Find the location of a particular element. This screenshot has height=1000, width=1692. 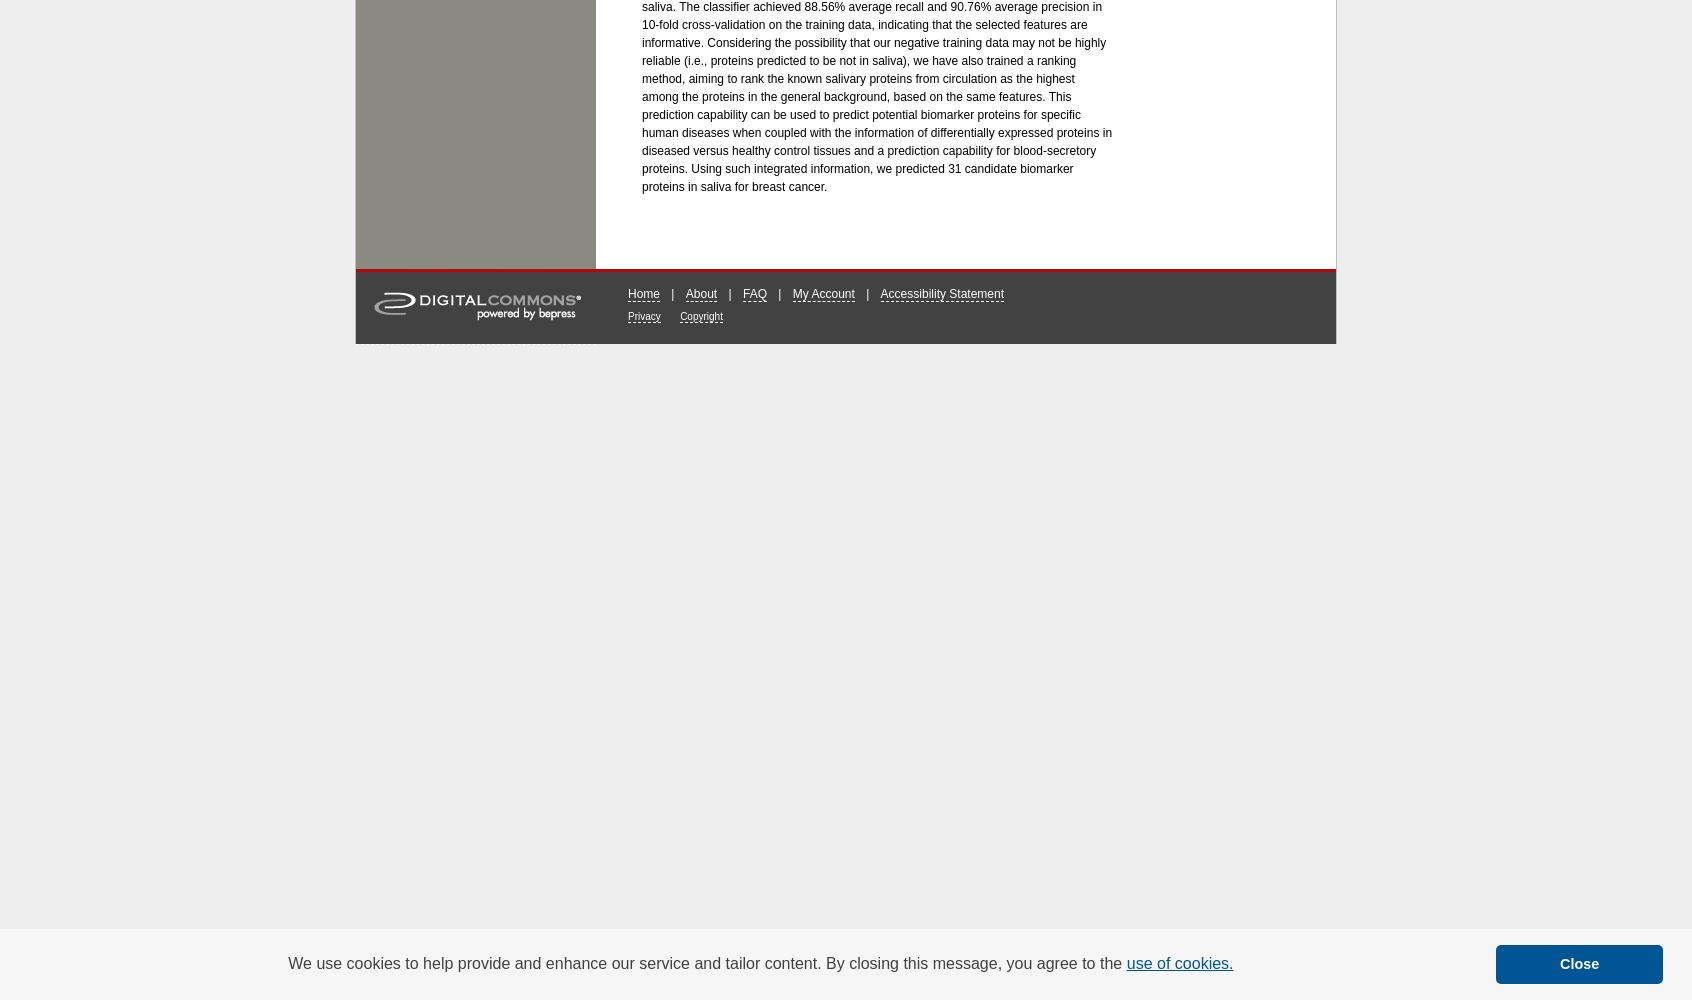

'Close' is located at coordinates (1578, 963).